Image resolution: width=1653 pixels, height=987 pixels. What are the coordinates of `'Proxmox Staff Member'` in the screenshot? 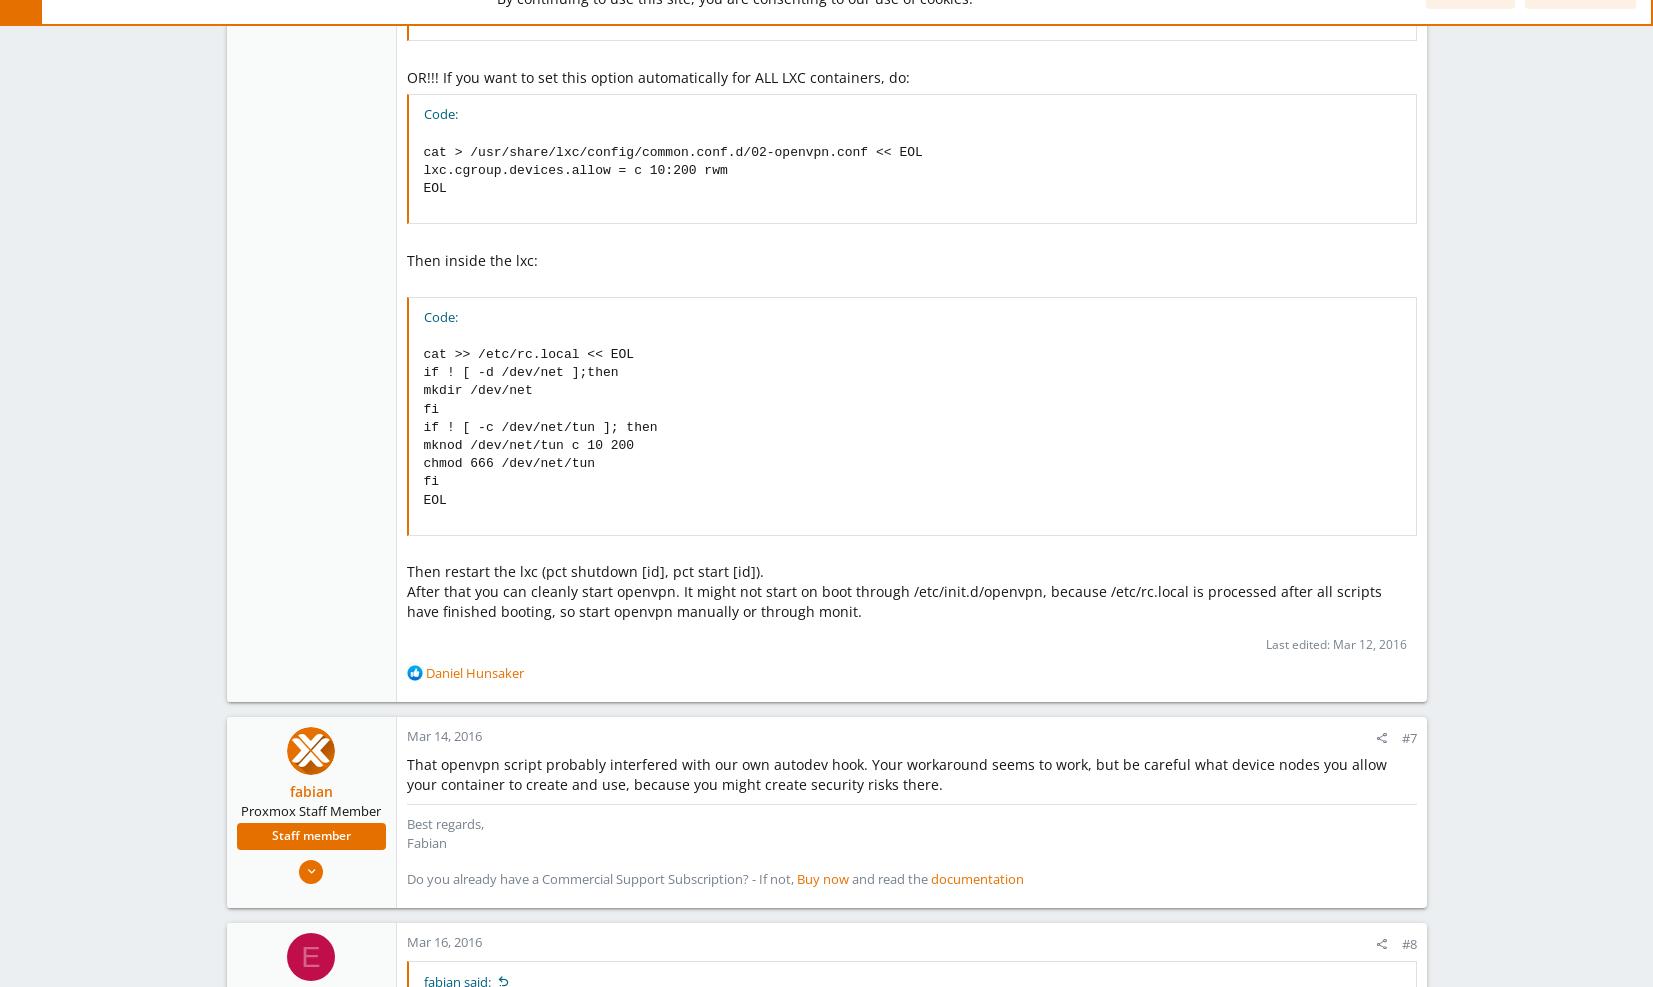 It's located at (309, 810).